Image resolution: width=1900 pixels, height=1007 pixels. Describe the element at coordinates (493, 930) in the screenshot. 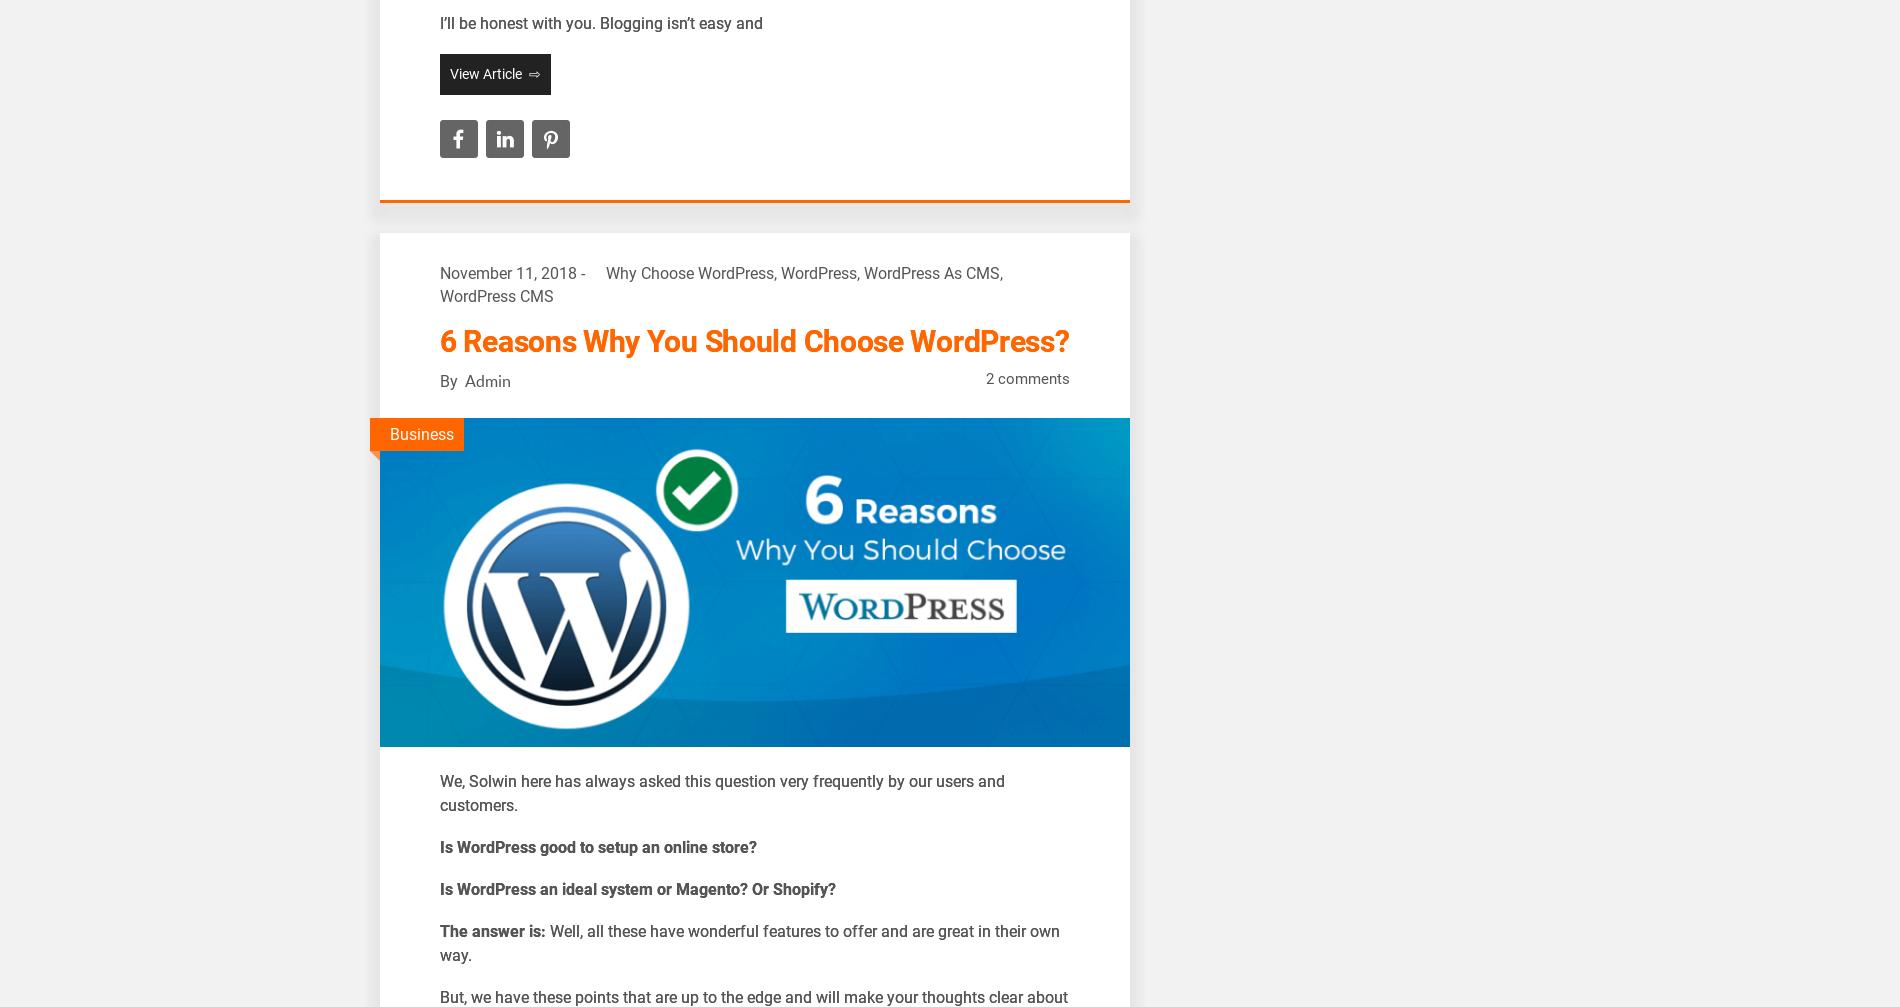

I see `'The answer is:'` at that location.